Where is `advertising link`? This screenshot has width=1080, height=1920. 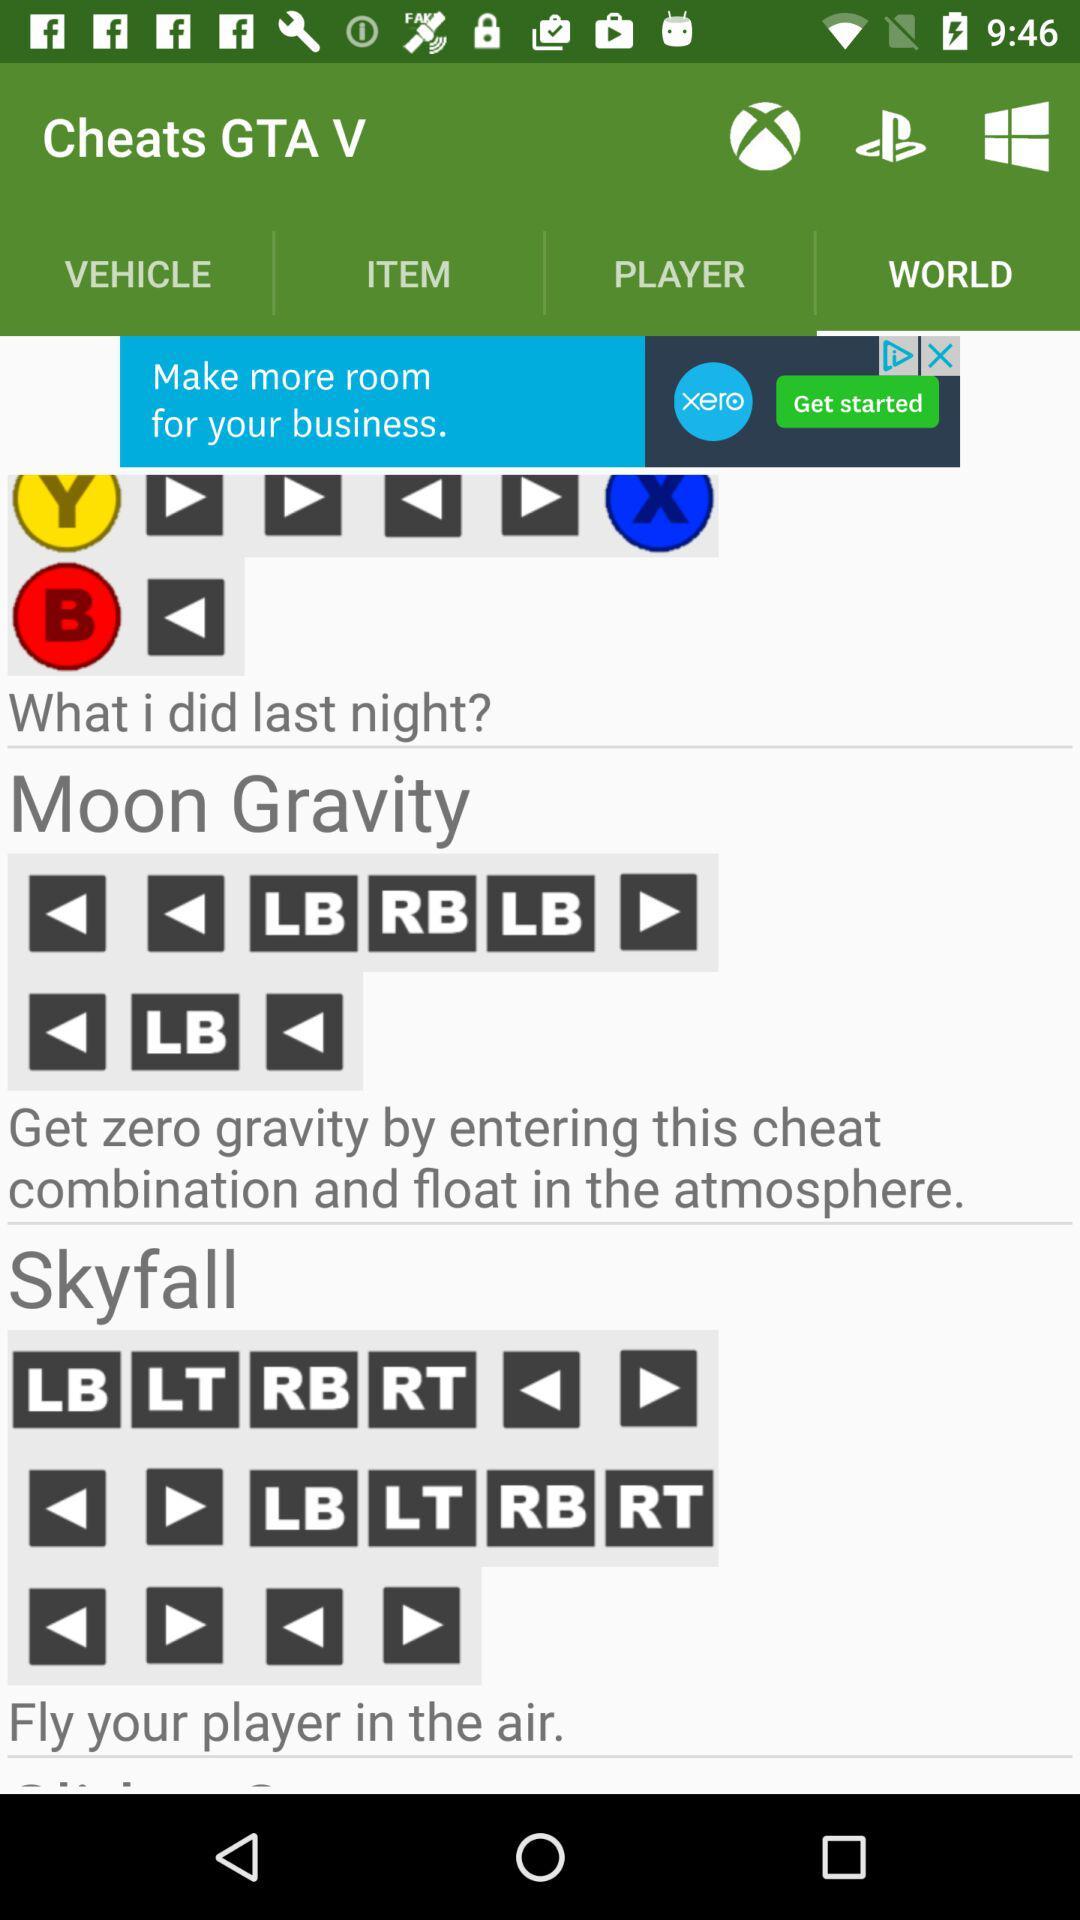 advertising link is located at coordinates (540, 400).